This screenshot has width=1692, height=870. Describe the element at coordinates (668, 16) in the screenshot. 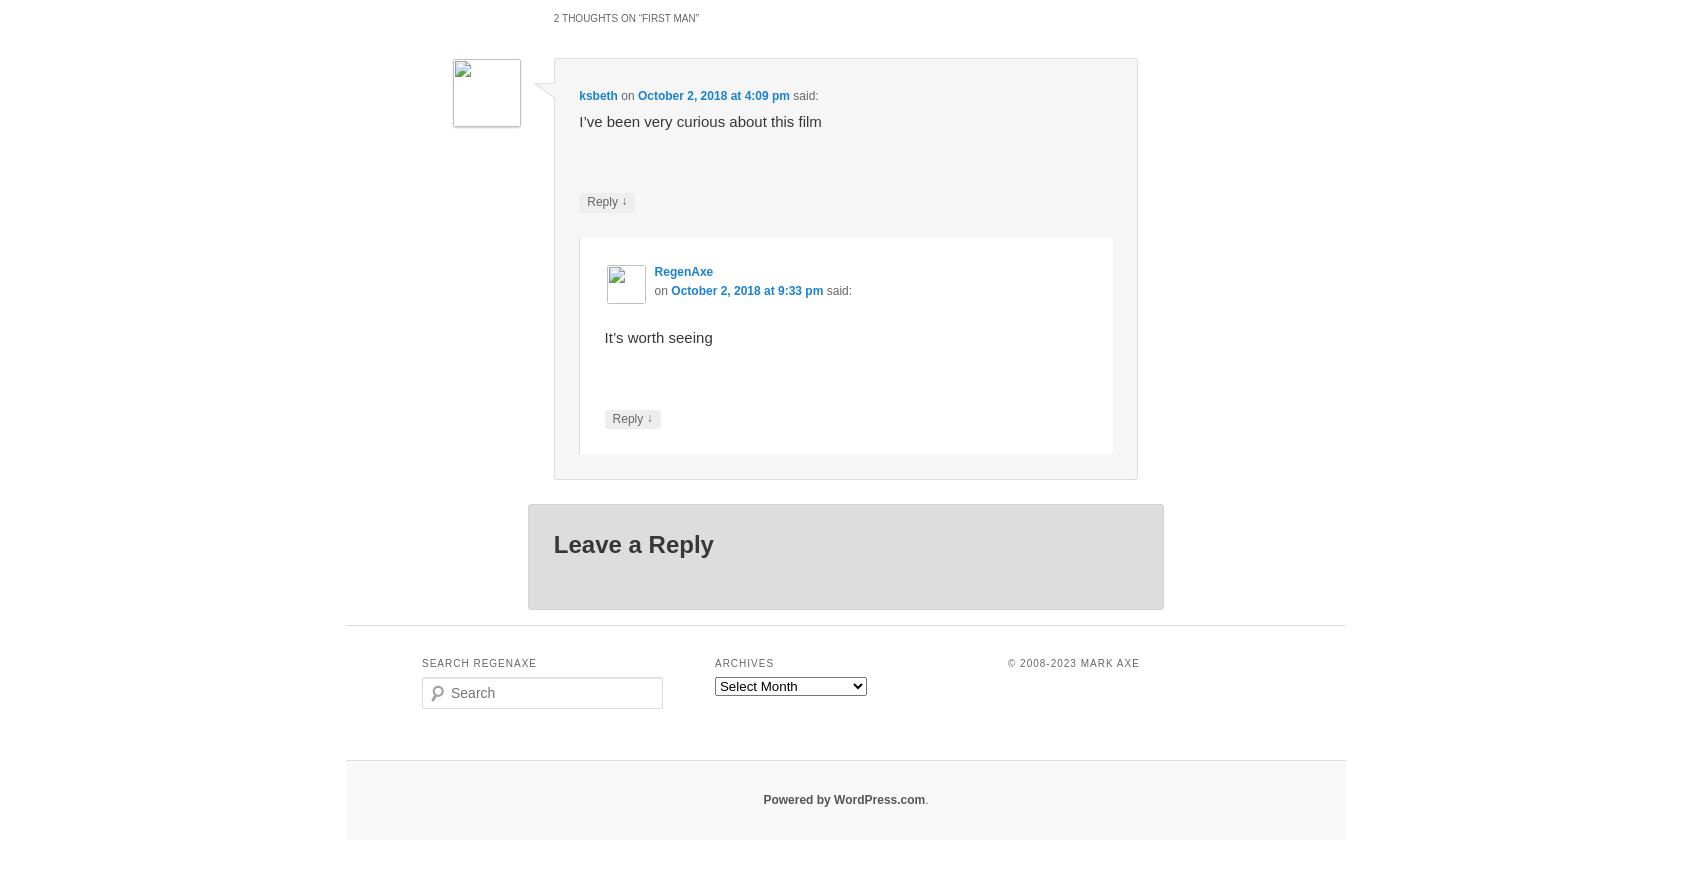

I see `'First Man'` at that location.